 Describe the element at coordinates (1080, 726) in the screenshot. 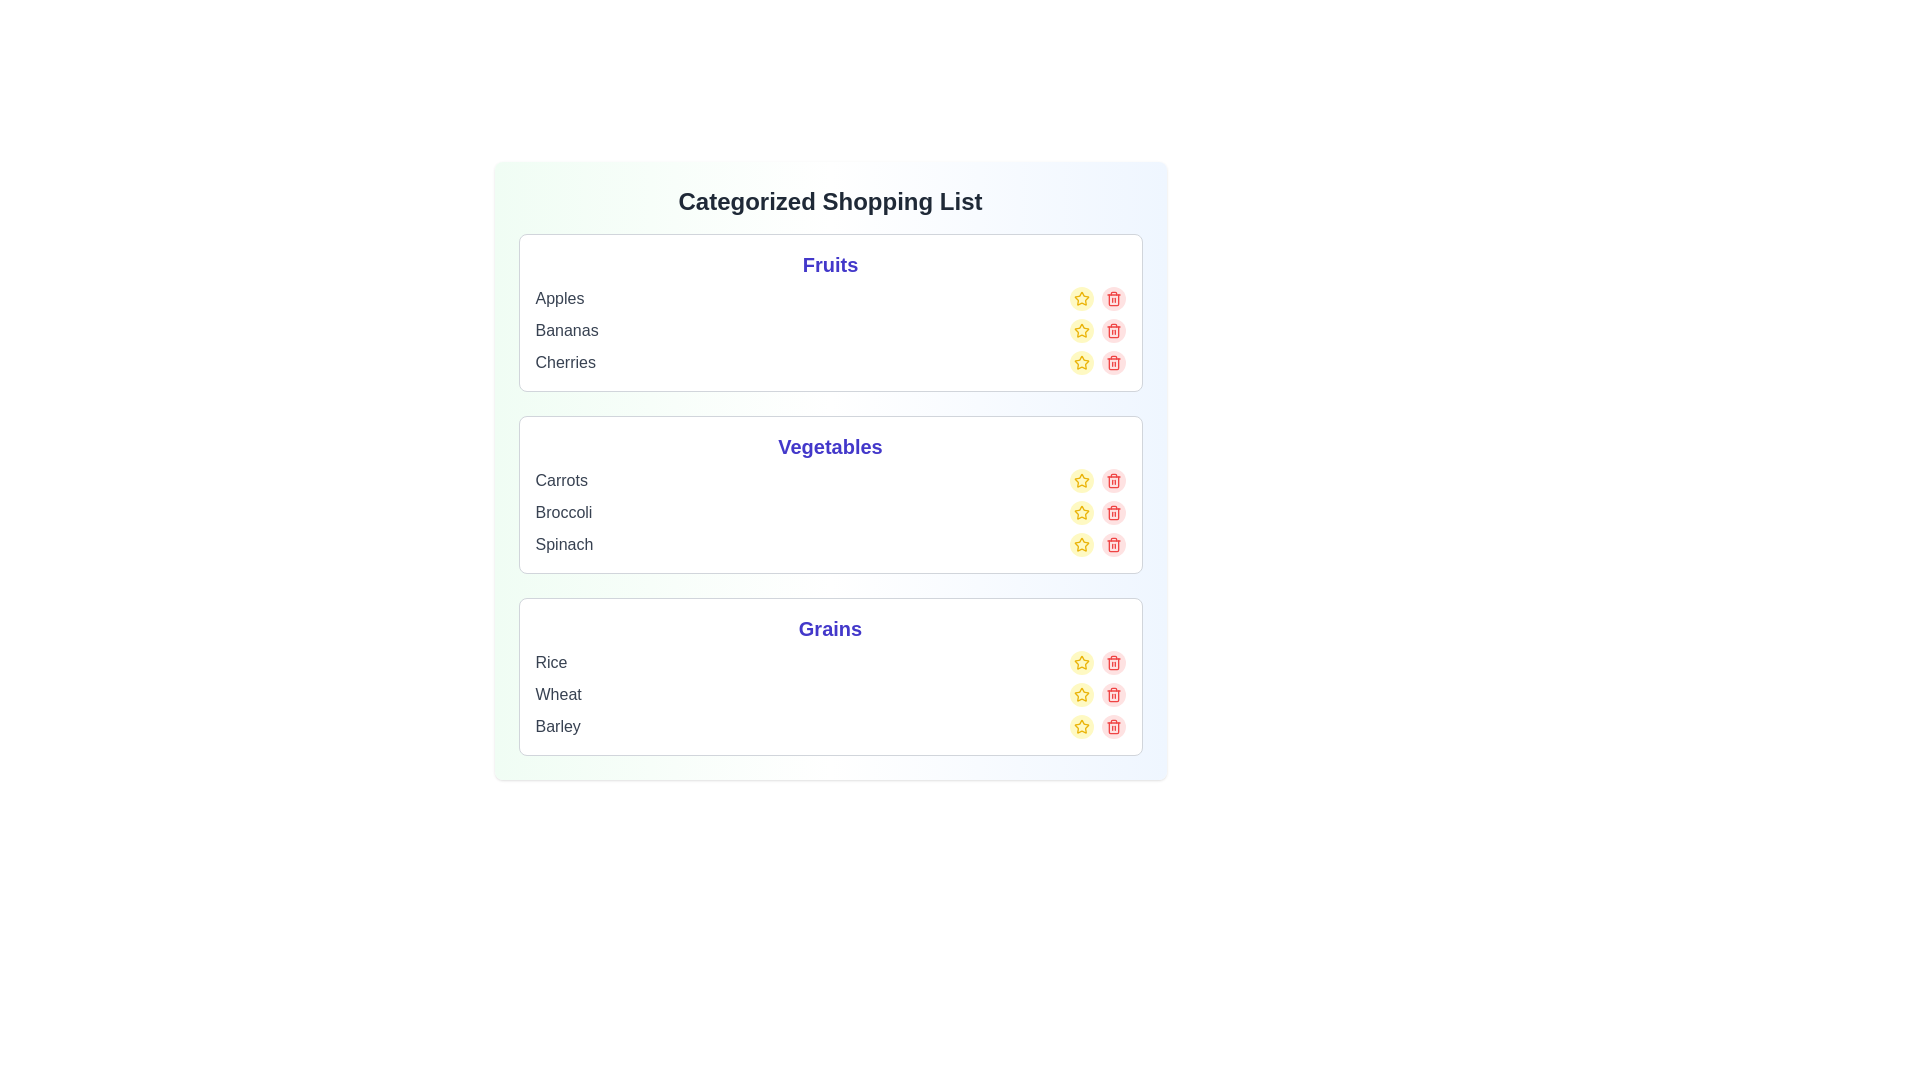

I see `the star icon of the item Barley to mark it as favorite` at that location.